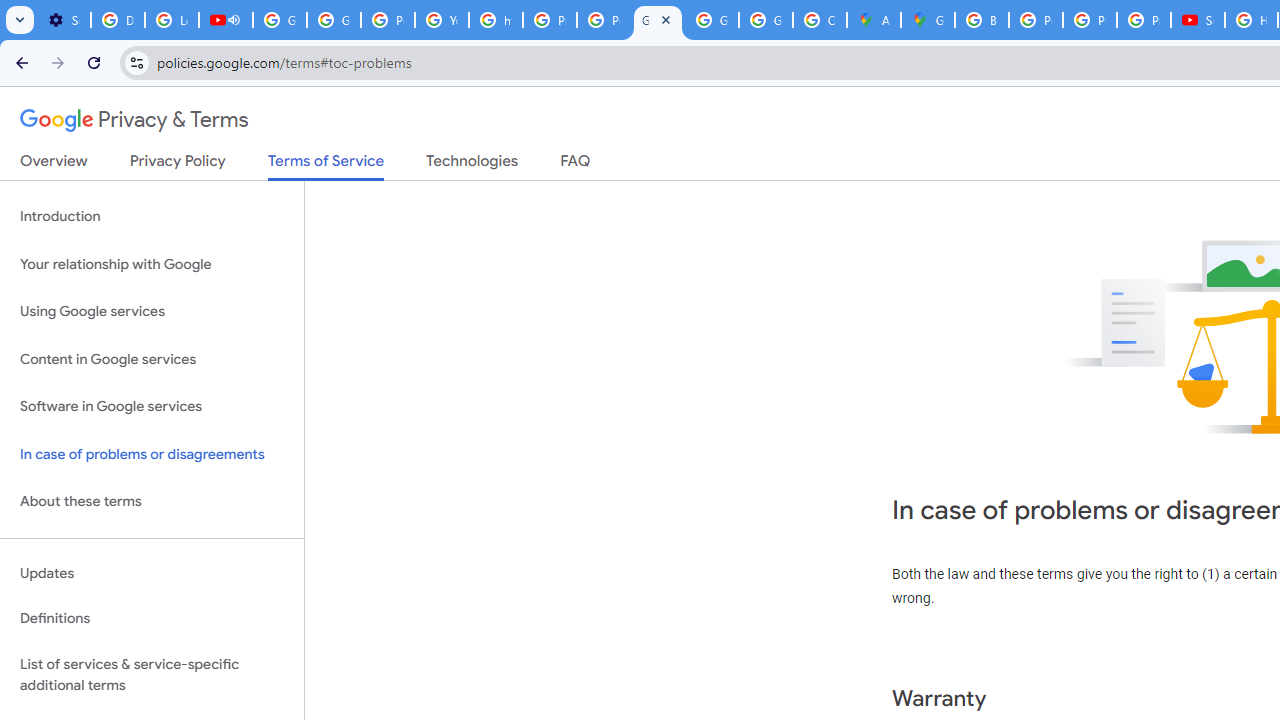 This screenshot has height=720, width=1280. What do you see at coordinates (151, 675) in the screenshot?
I see `'List of services & service-specific additional terms'` at bounding box center [151, 675].